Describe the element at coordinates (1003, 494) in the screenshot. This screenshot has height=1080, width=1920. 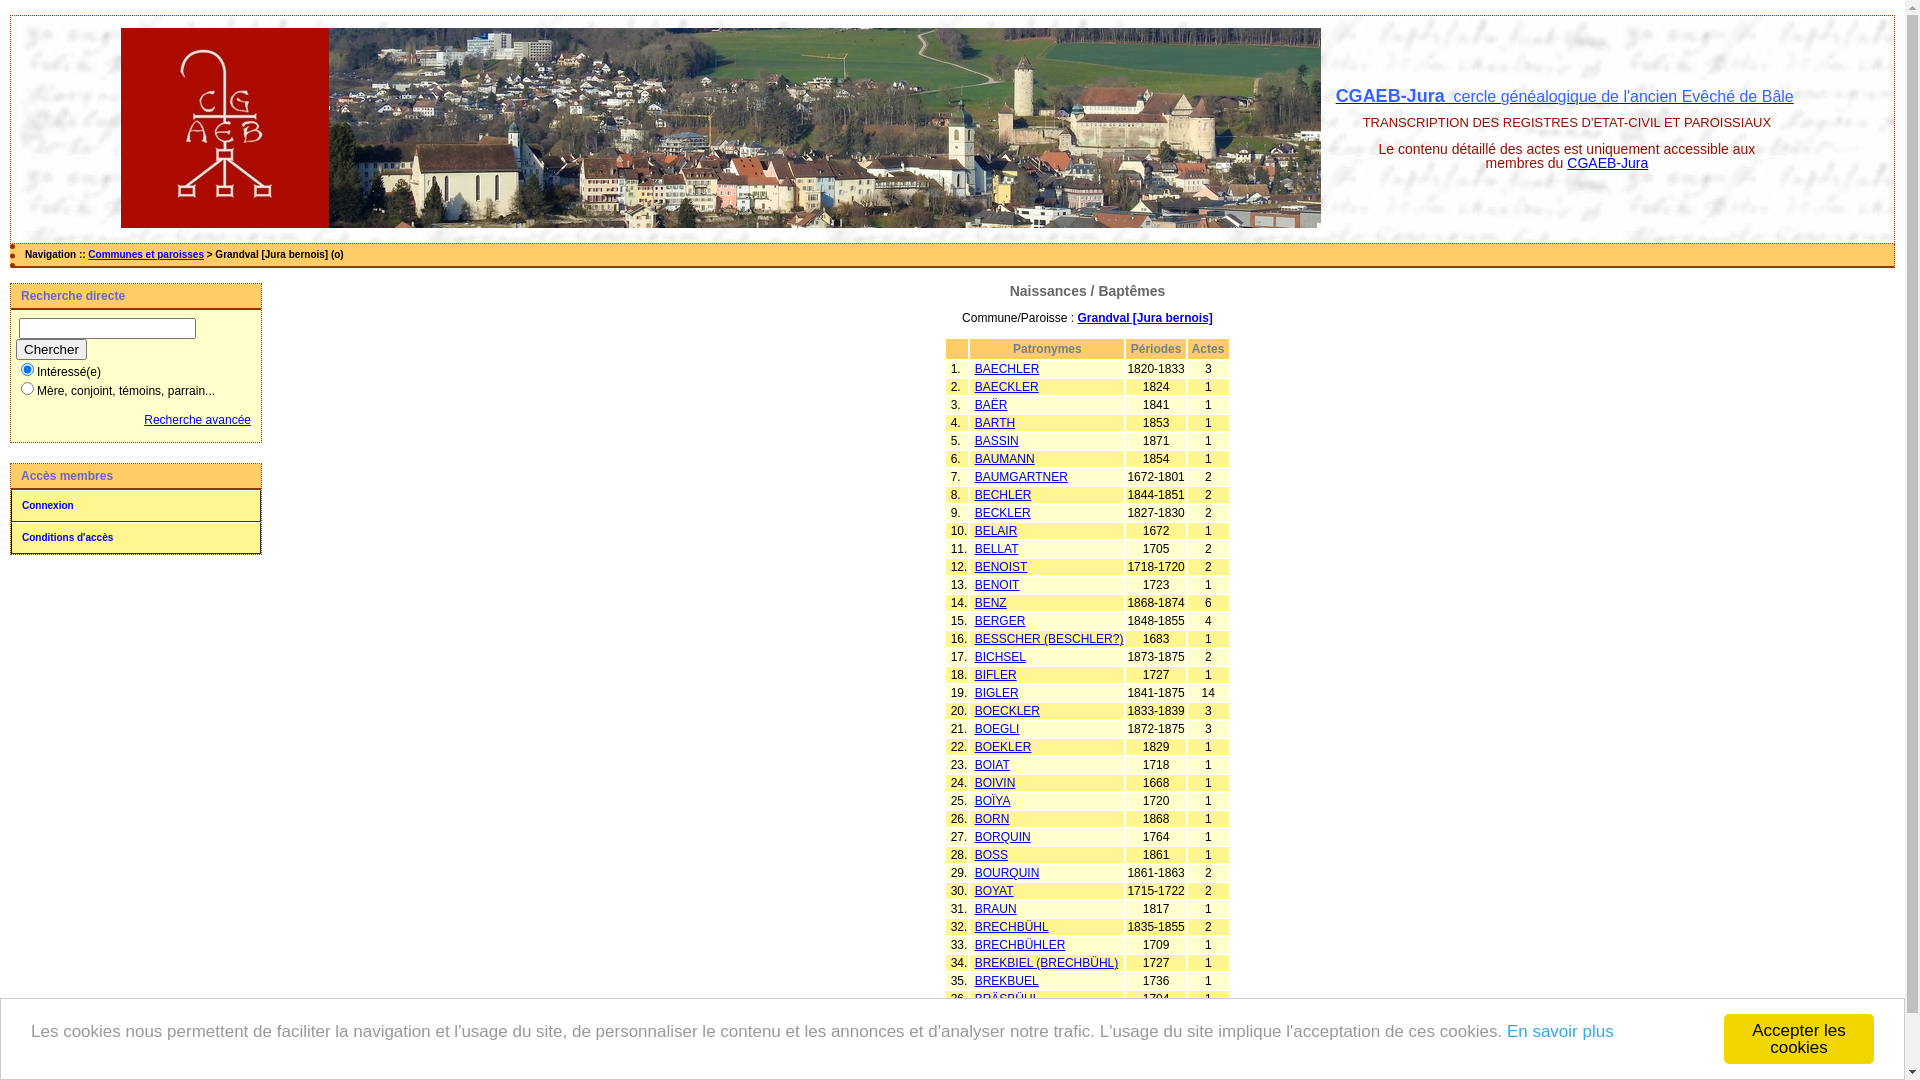
I see `'BECHLER'` at that location.